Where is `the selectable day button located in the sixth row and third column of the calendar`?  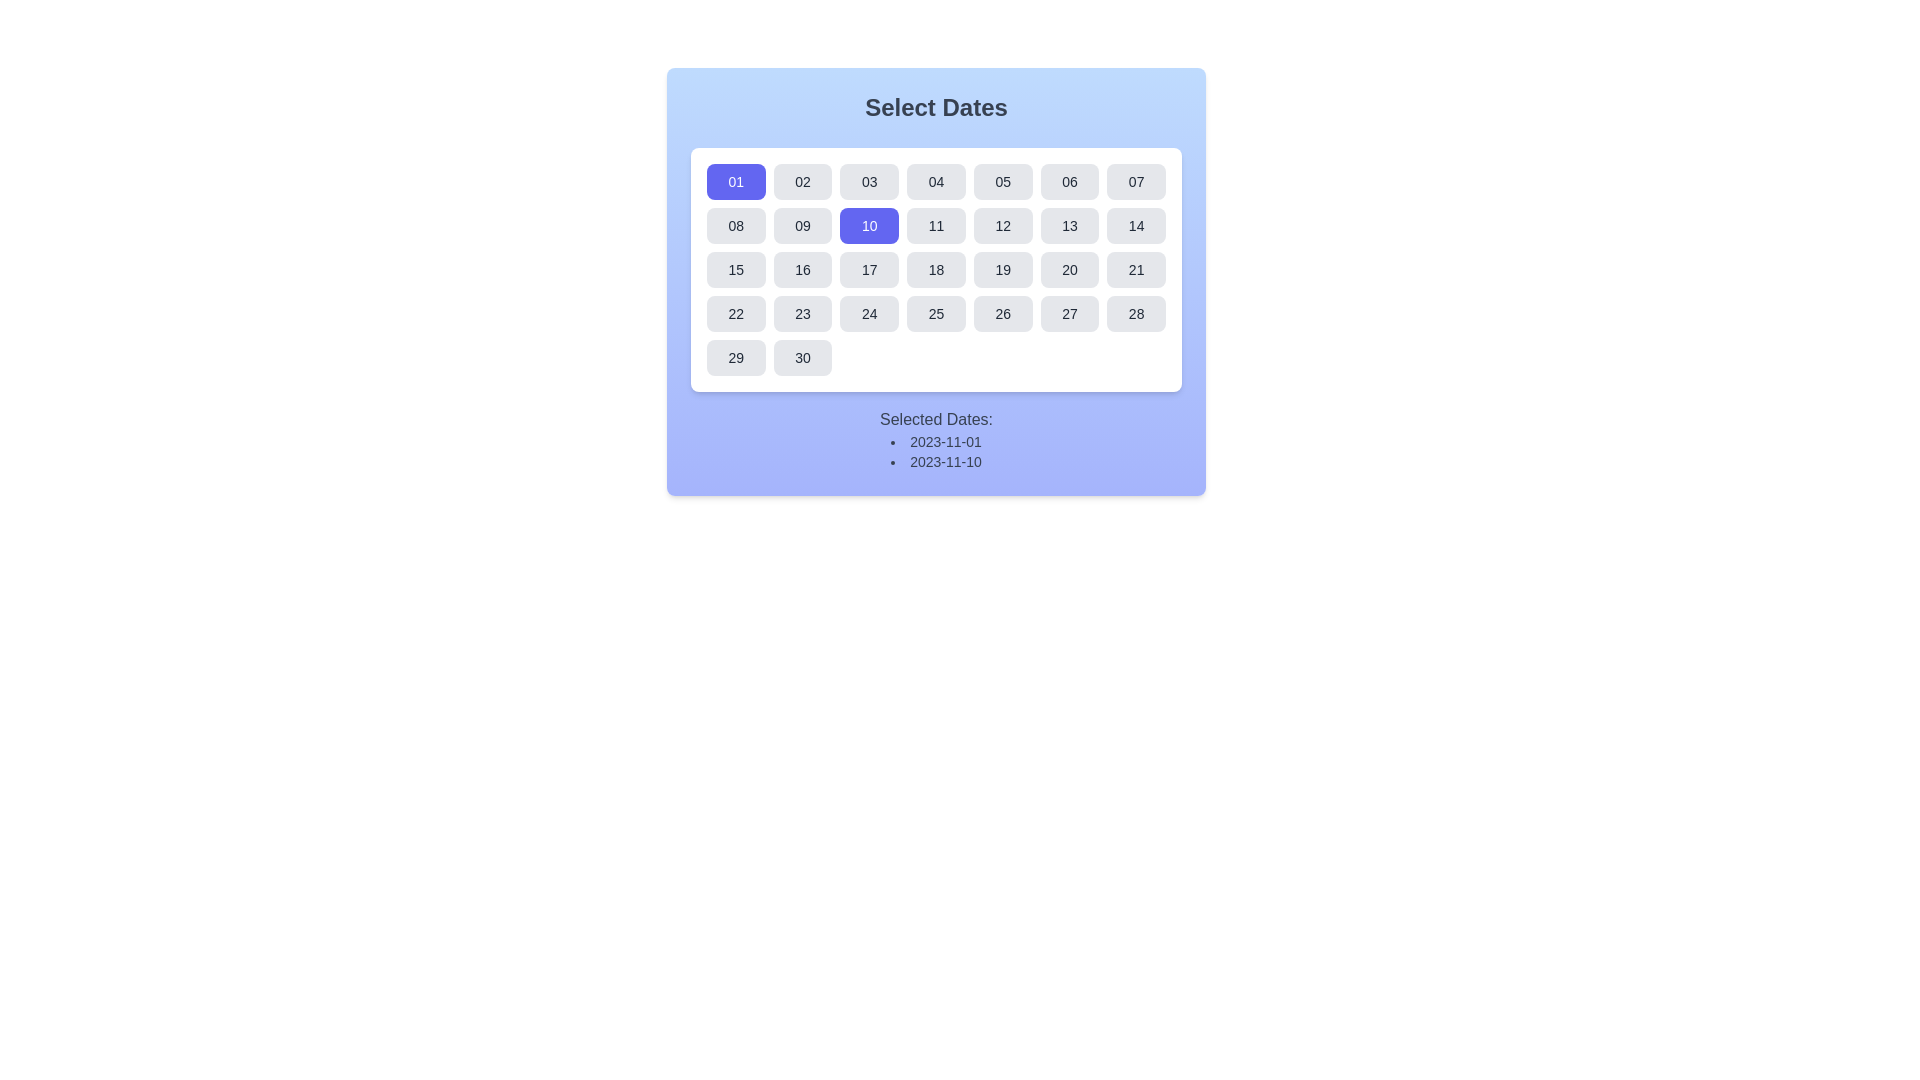 the selectable day button located in the sixth row and third column of the calendar is located at coordinates (1136, 270).